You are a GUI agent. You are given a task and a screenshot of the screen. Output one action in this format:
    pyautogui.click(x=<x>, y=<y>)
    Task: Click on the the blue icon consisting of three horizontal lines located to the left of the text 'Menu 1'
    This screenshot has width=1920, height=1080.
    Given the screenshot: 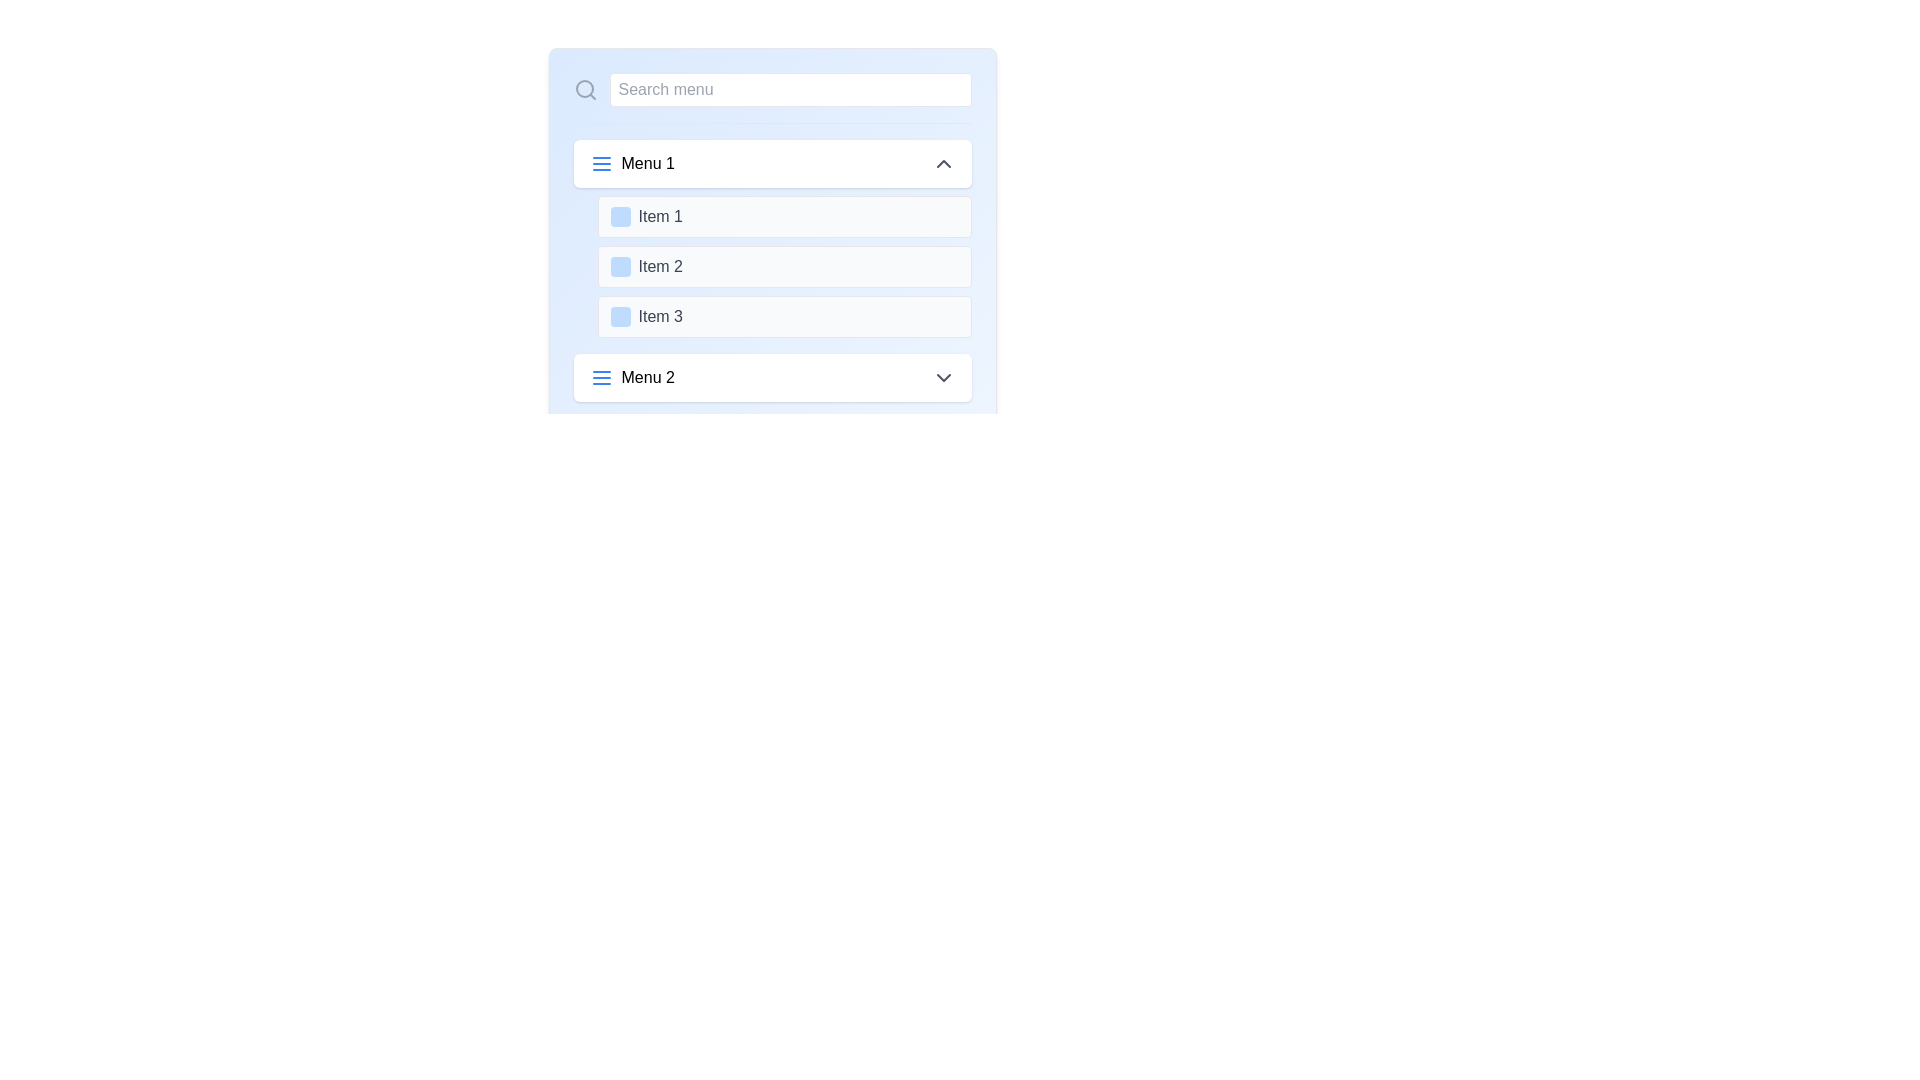 What is the action you would take?
    pyautogui.click(x=600, y=163)
    